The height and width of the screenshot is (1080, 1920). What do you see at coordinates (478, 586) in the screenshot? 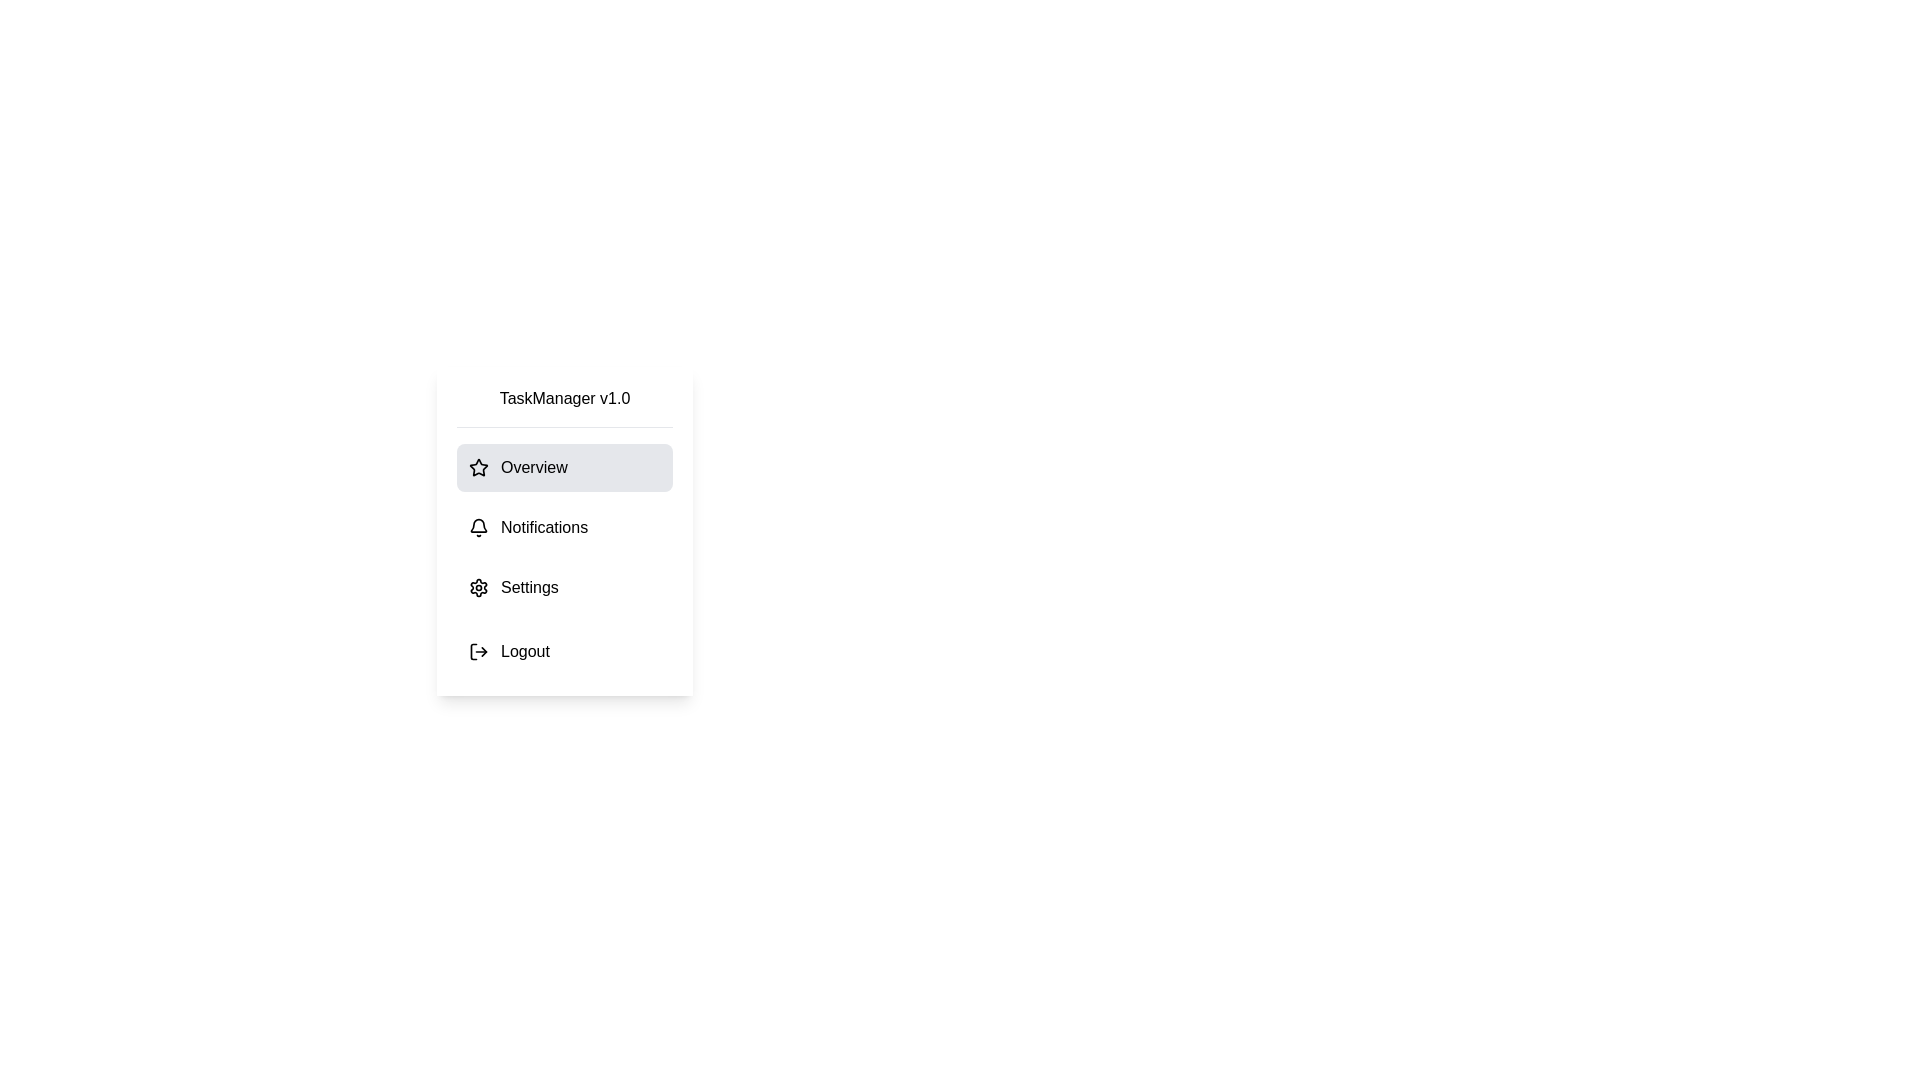
I see `the cogwheel-like settings icon located beside the 'Settings' label in the TaskManager v1.0 menu` at bounding box center [478, 586].